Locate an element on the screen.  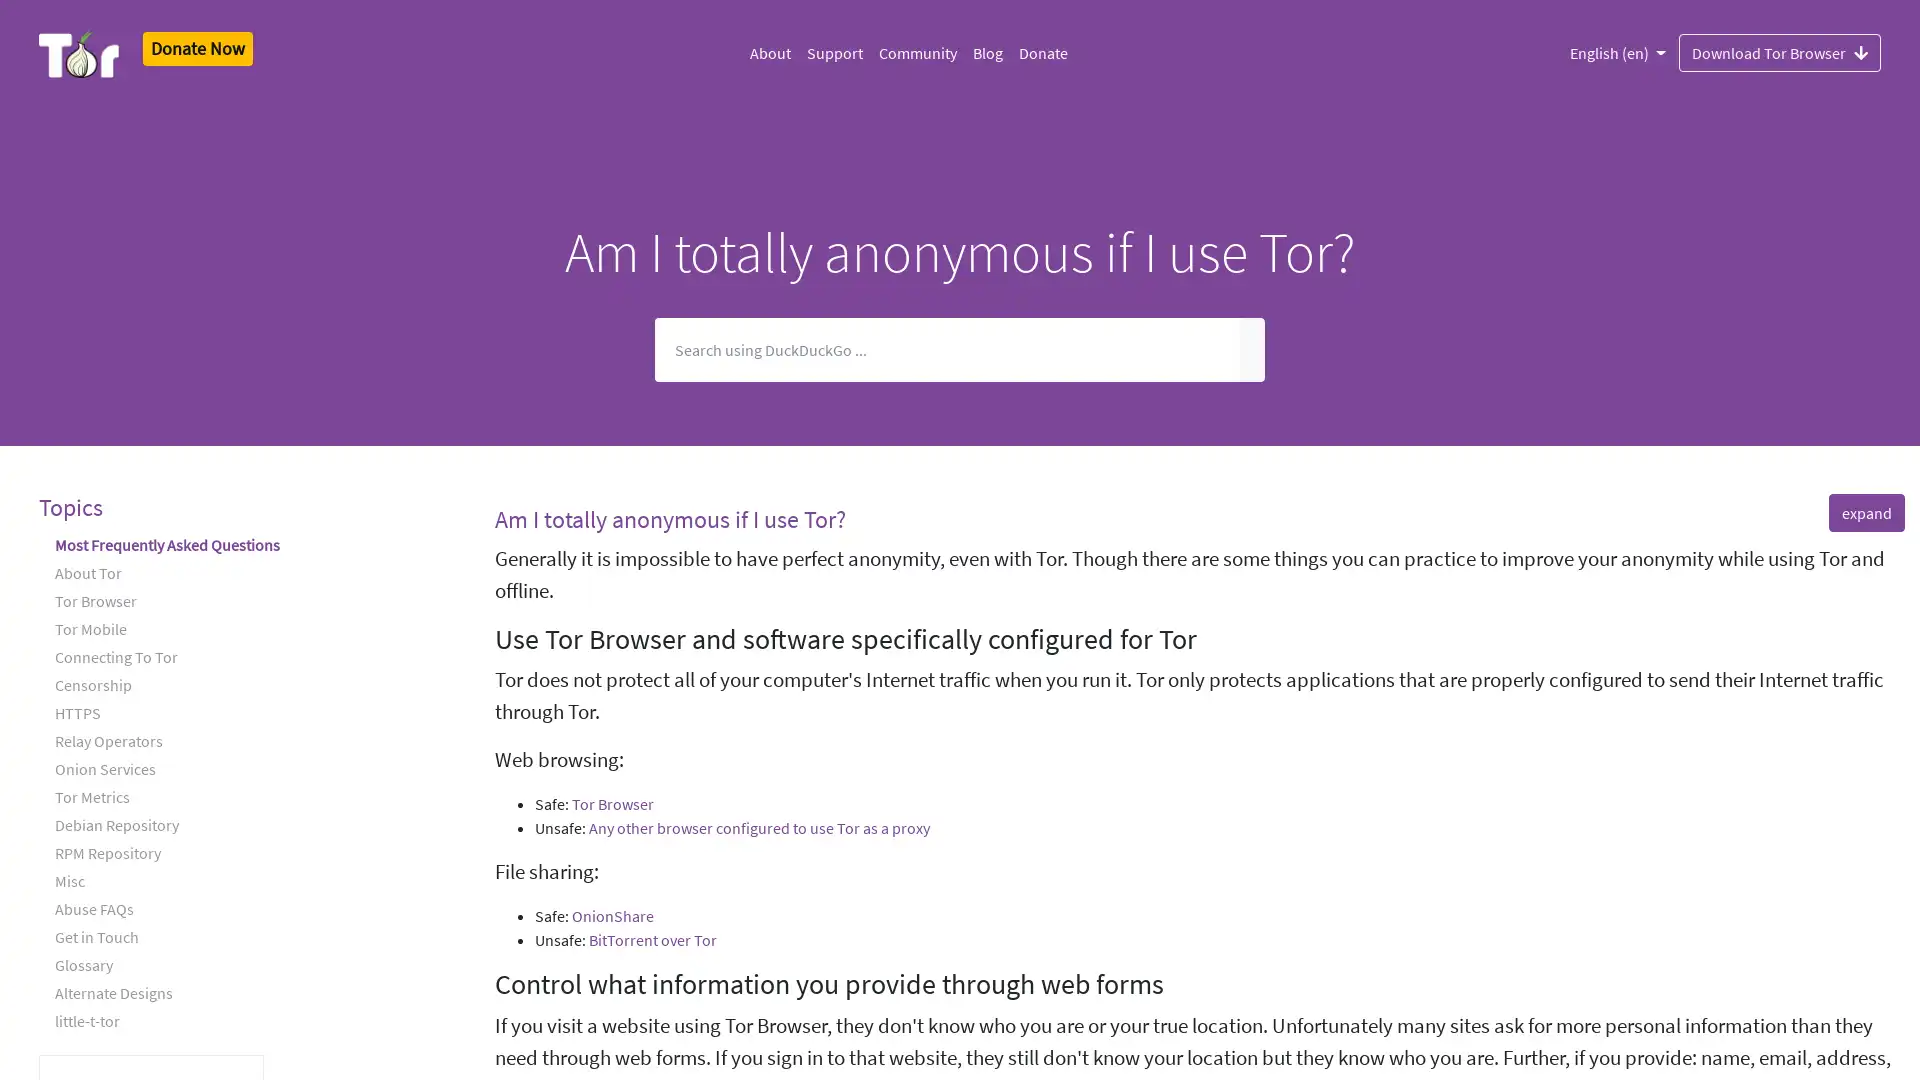
little-t-tor is located at coordinates (247, 1019).